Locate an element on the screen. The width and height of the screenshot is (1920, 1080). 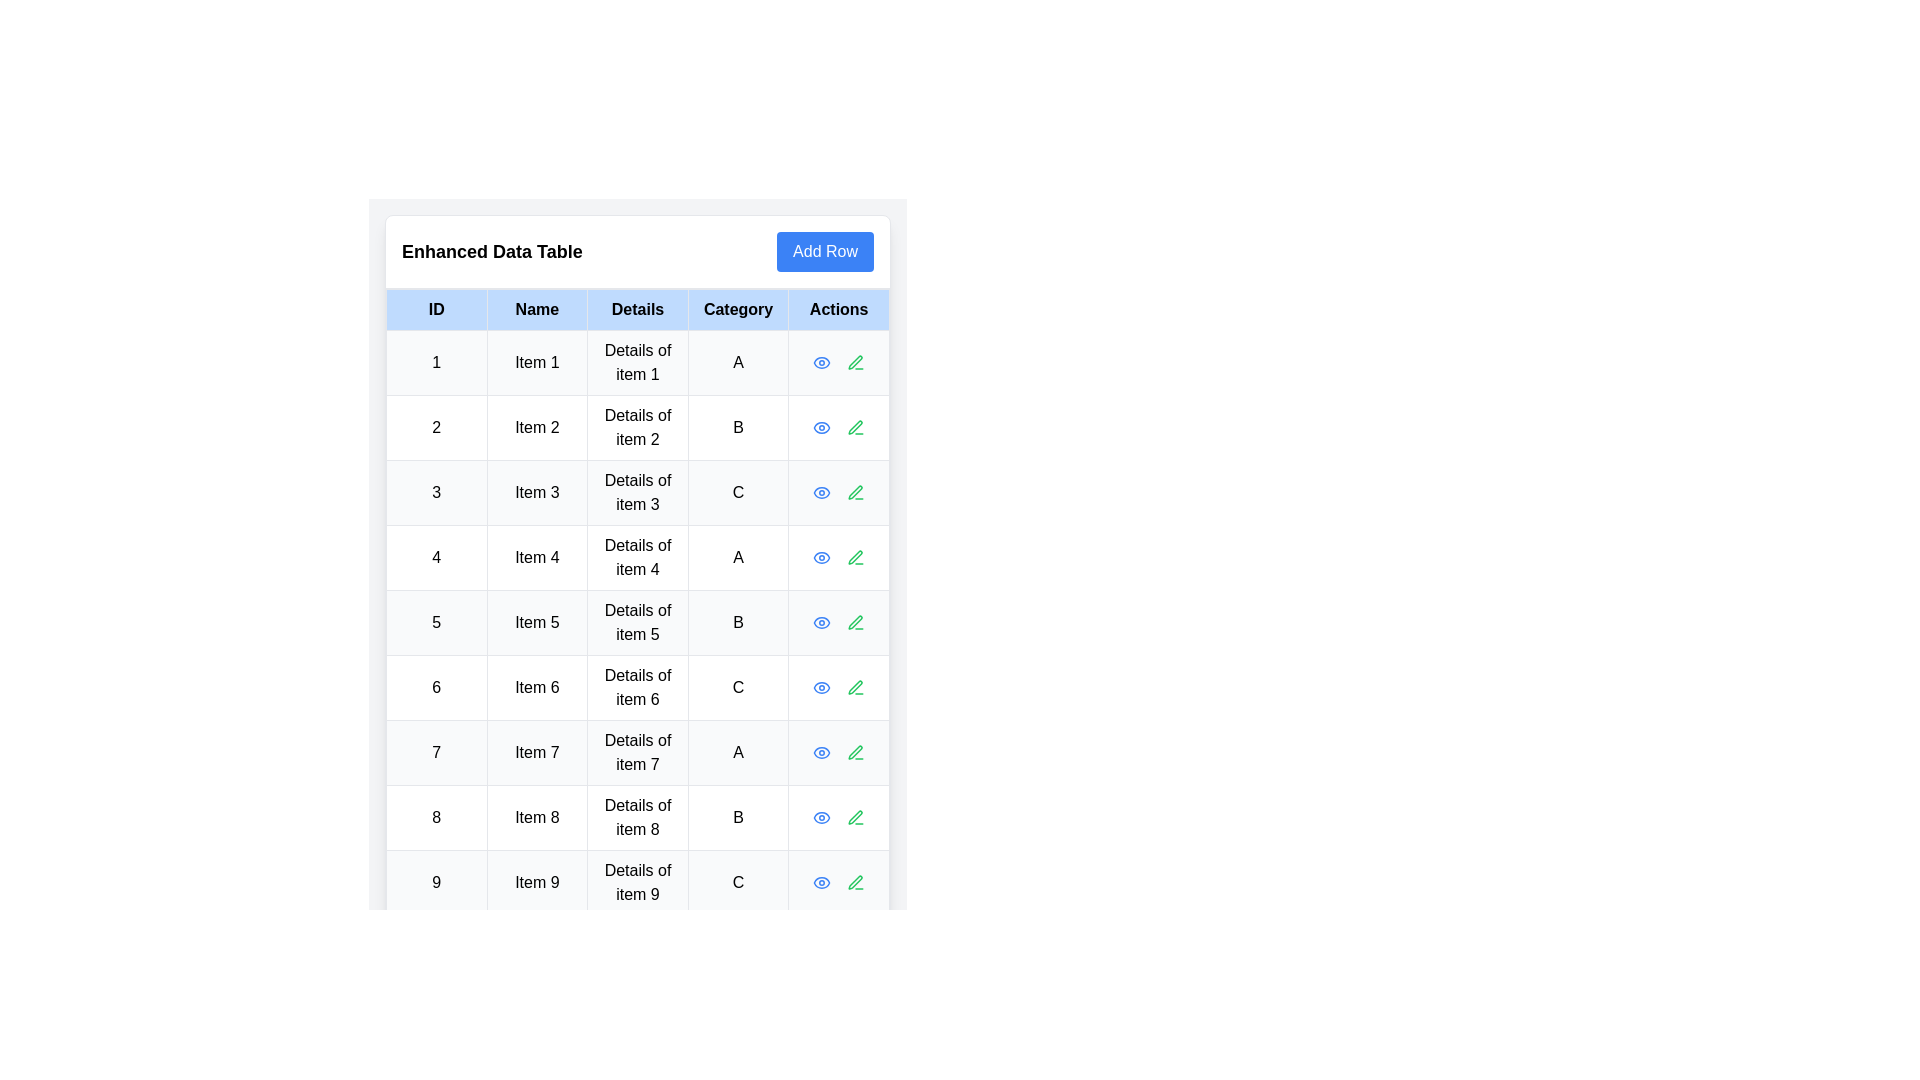
the Label displaying the numeric value '3' in the 'ID' column of the data table, located in the third row is located at coordinates (435, 493).